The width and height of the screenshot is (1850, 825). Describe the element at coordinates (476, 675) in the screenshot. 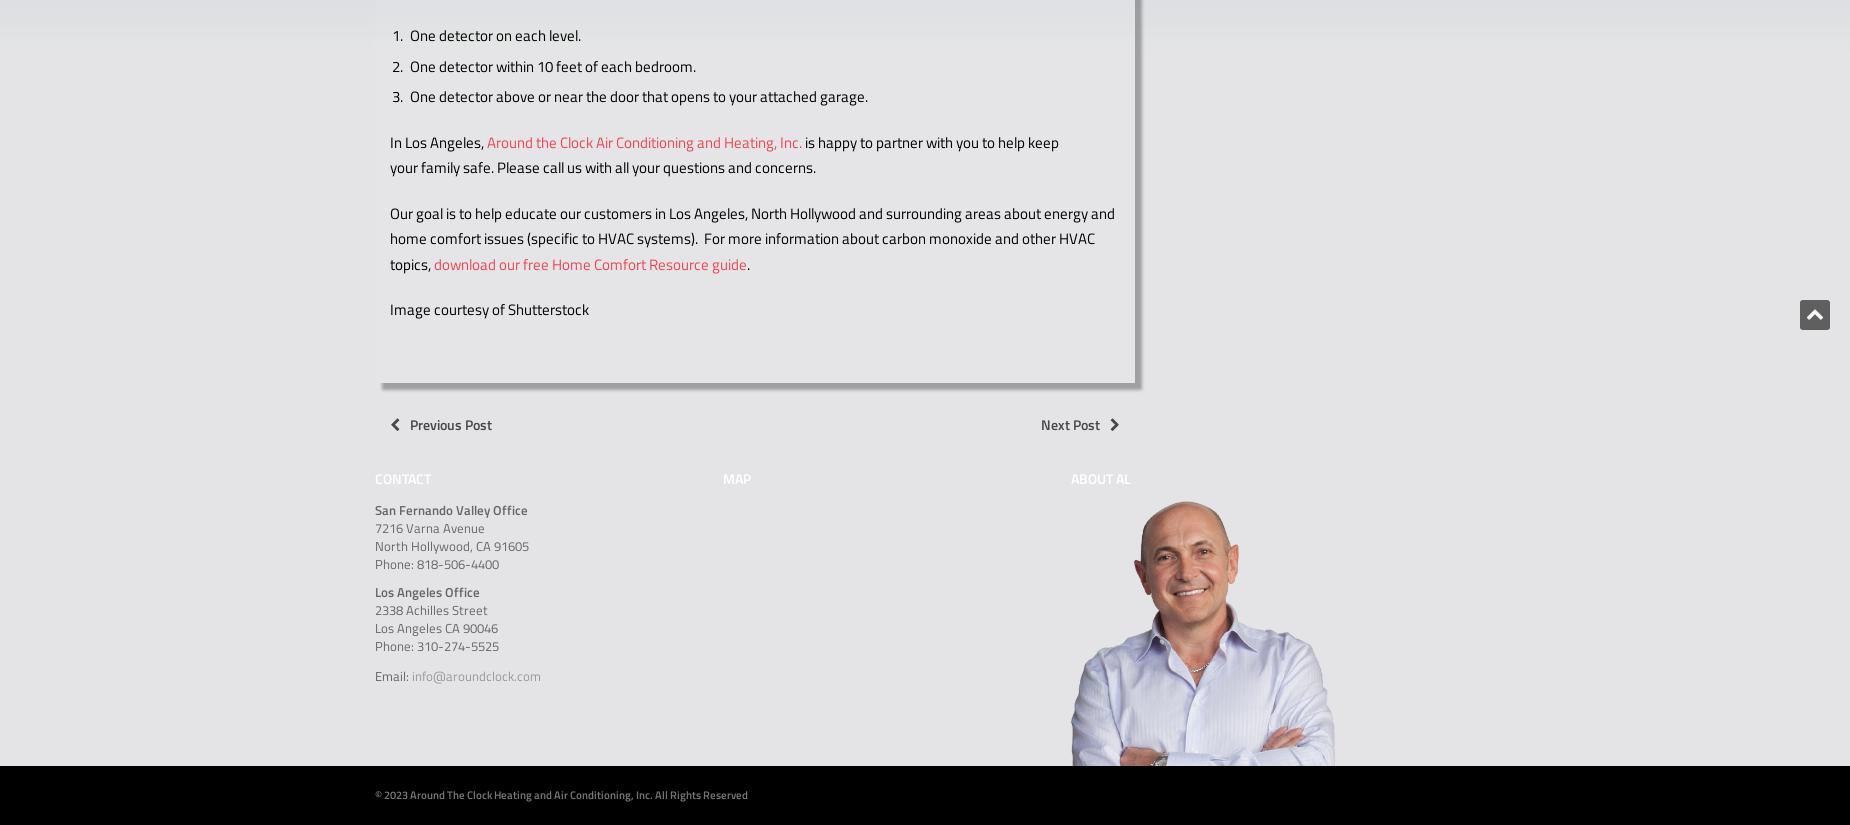

I see `'info@aroundclock.com'` at that location.